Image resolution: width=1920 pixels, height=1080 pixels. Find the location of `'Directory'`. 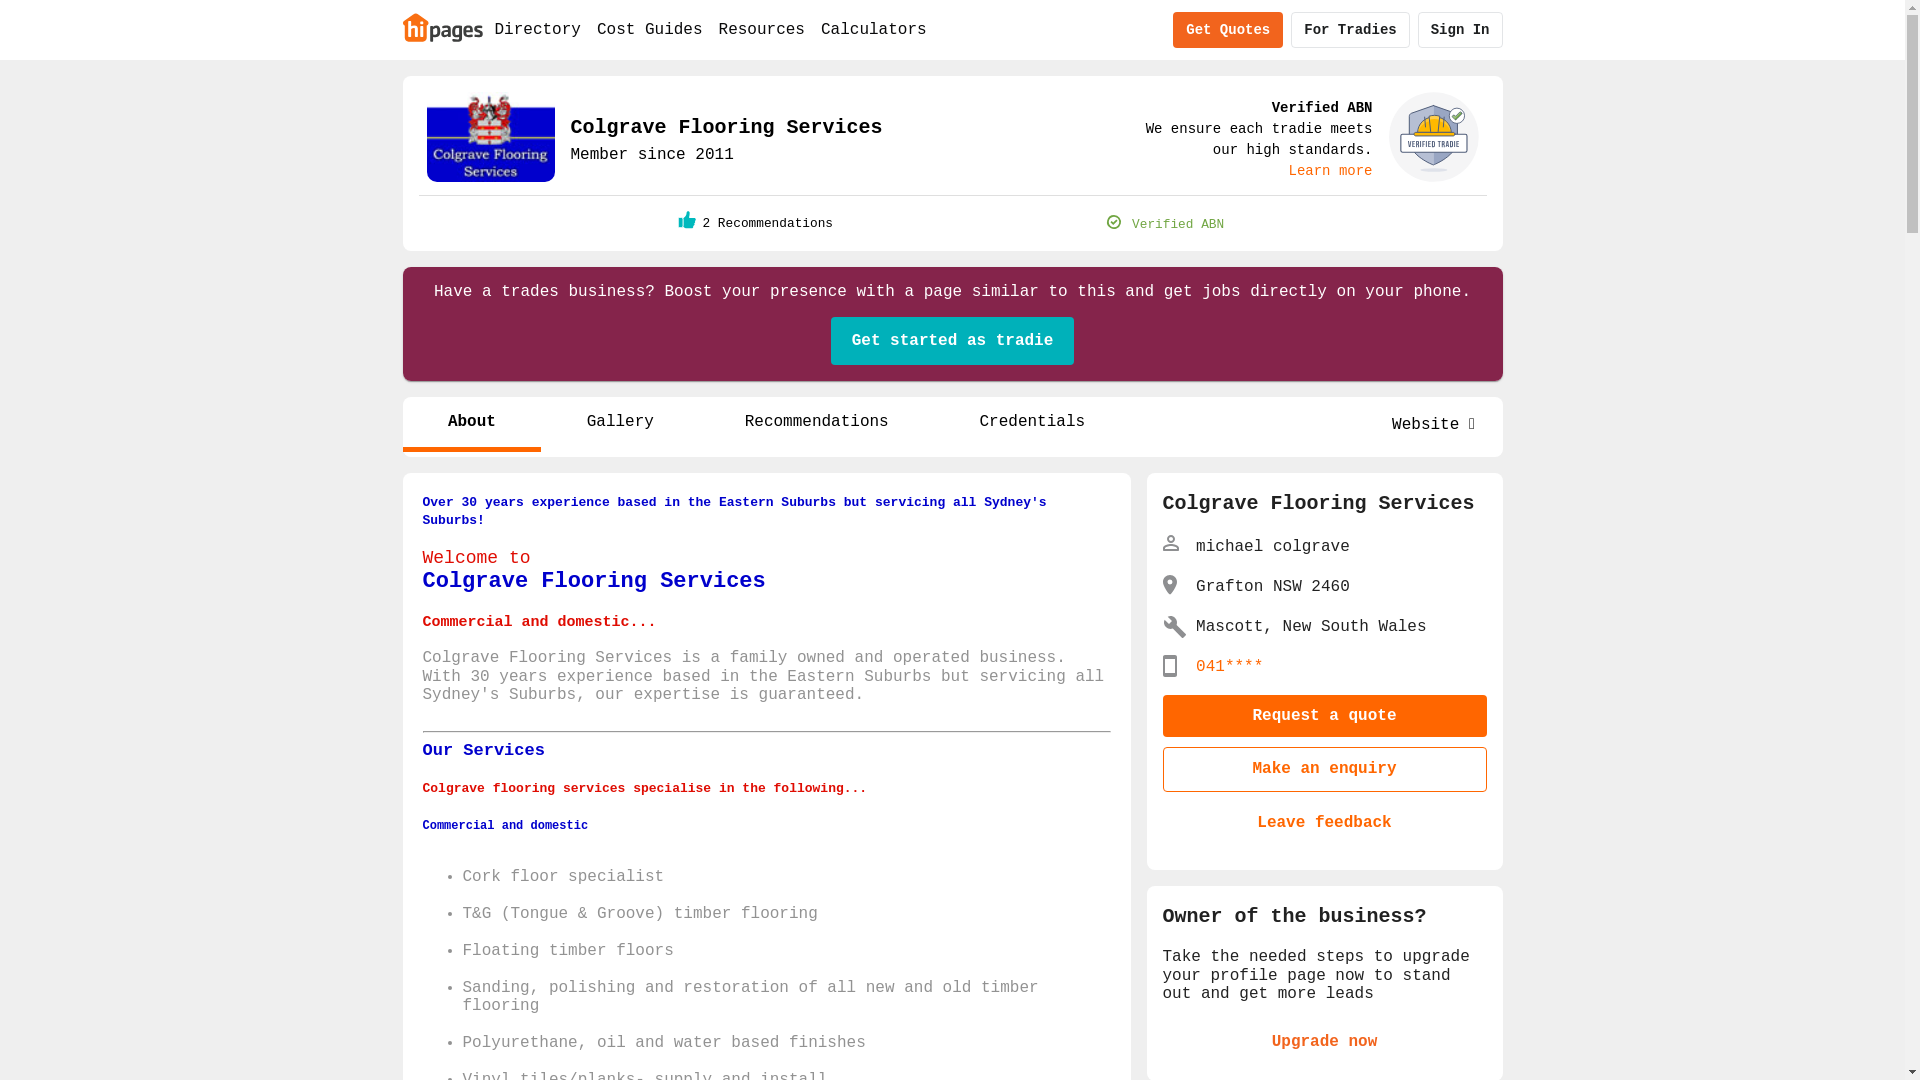

'Directory' is located at coordinates (537, 30).